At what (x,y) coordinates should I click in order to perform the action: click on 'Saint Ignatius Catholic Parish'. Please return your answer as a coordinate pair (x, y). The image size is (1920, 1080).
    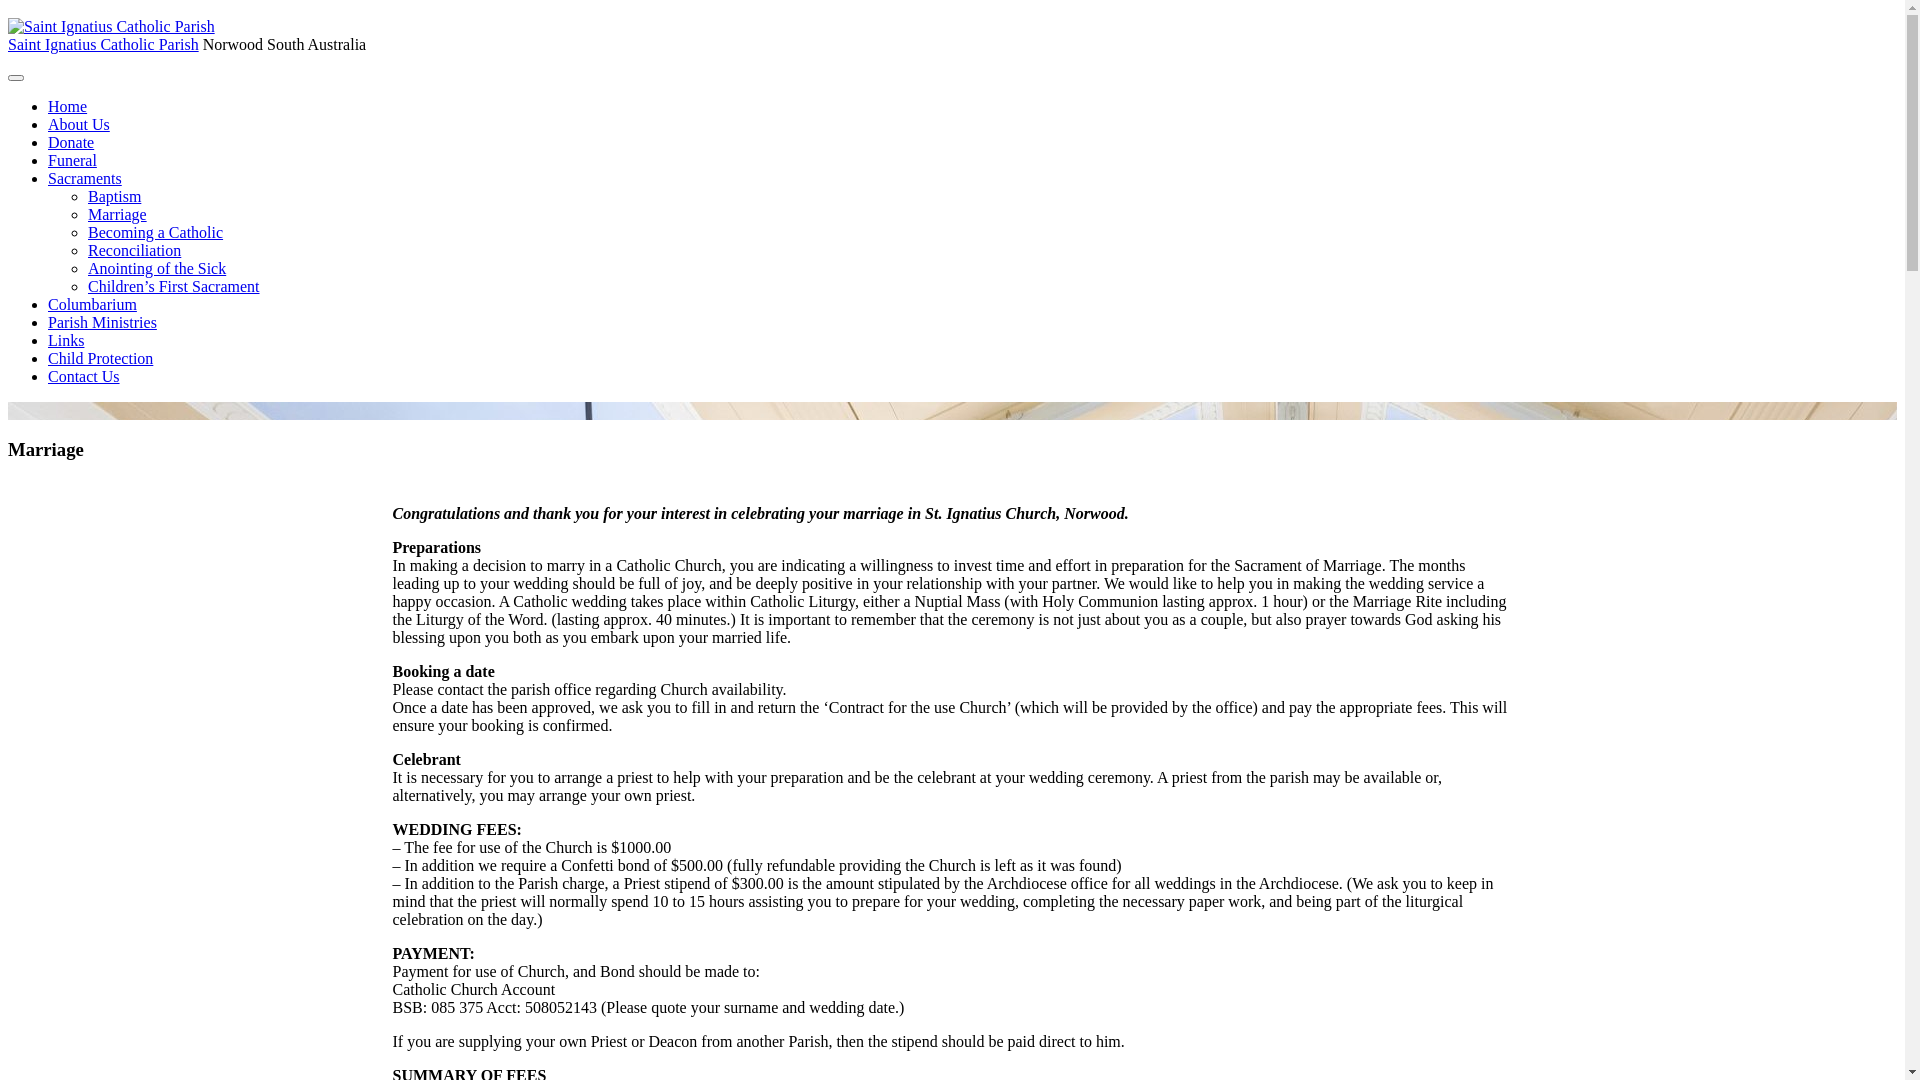
    Looking at the image, I should click on (102, 44).